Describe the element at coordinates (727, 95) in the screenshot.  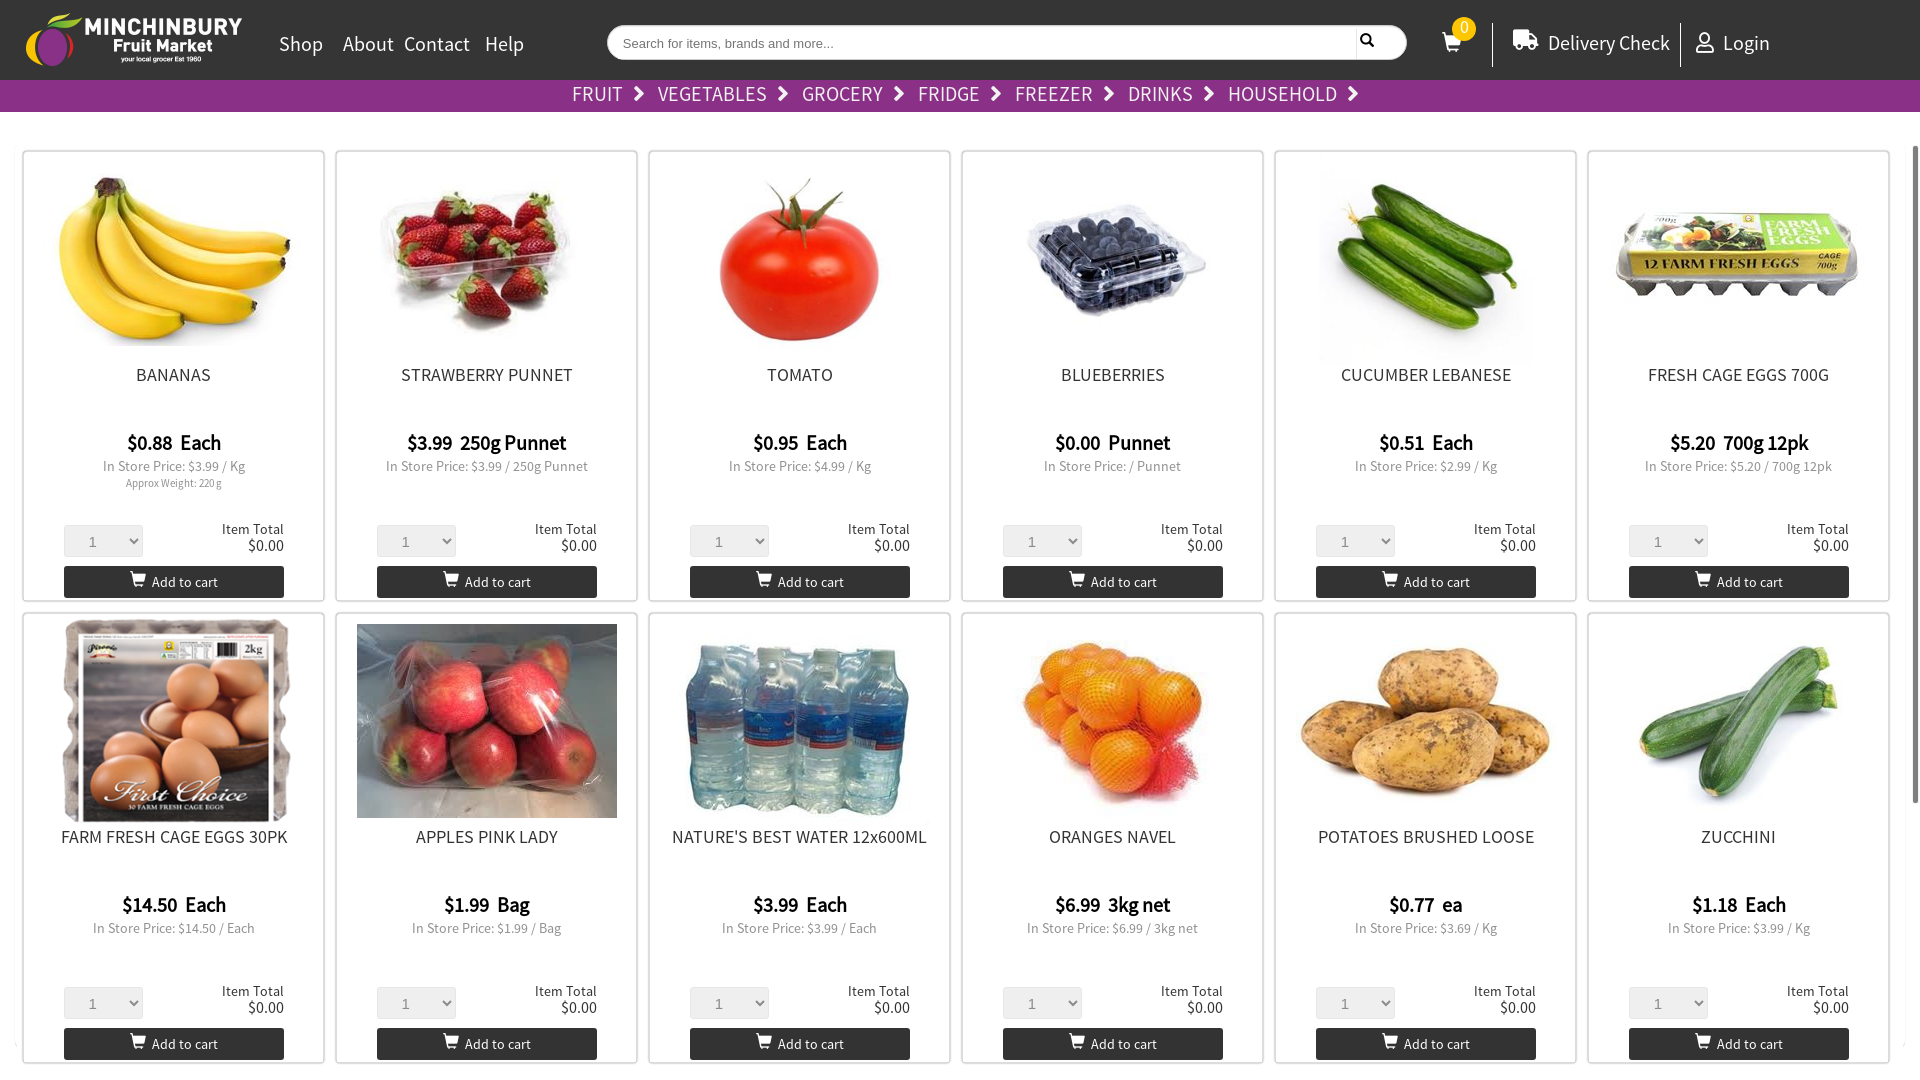
I see `'VEGETABLES'` at that location.